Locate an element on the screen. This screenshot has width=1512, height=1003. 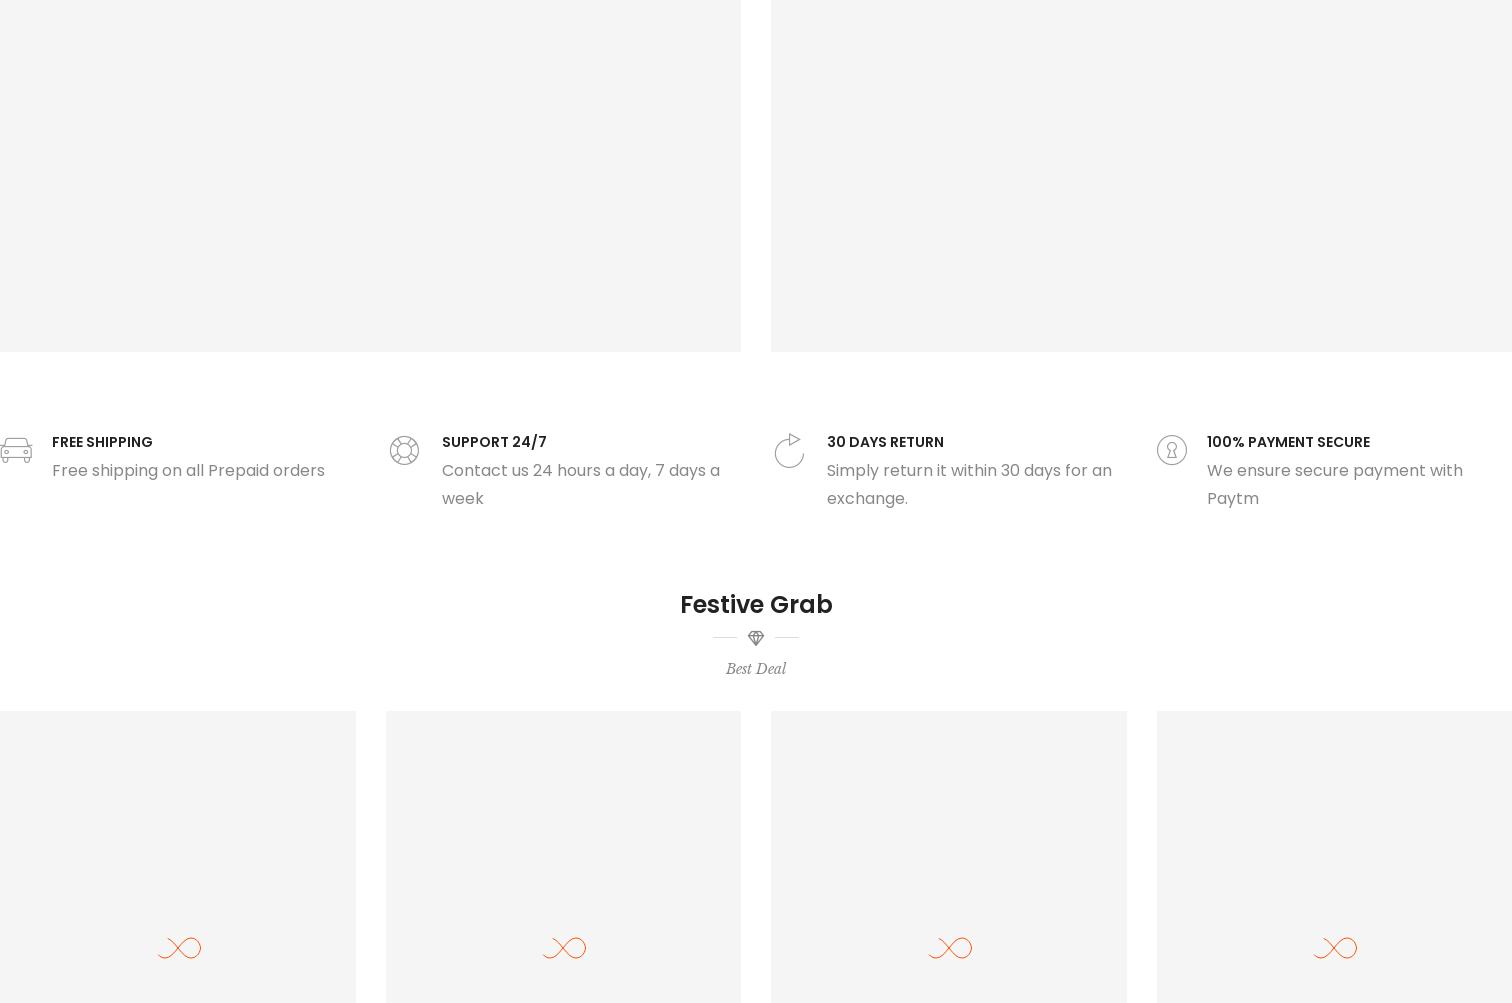
'FREE SHIPPING' is located at coordinates (102, 441).